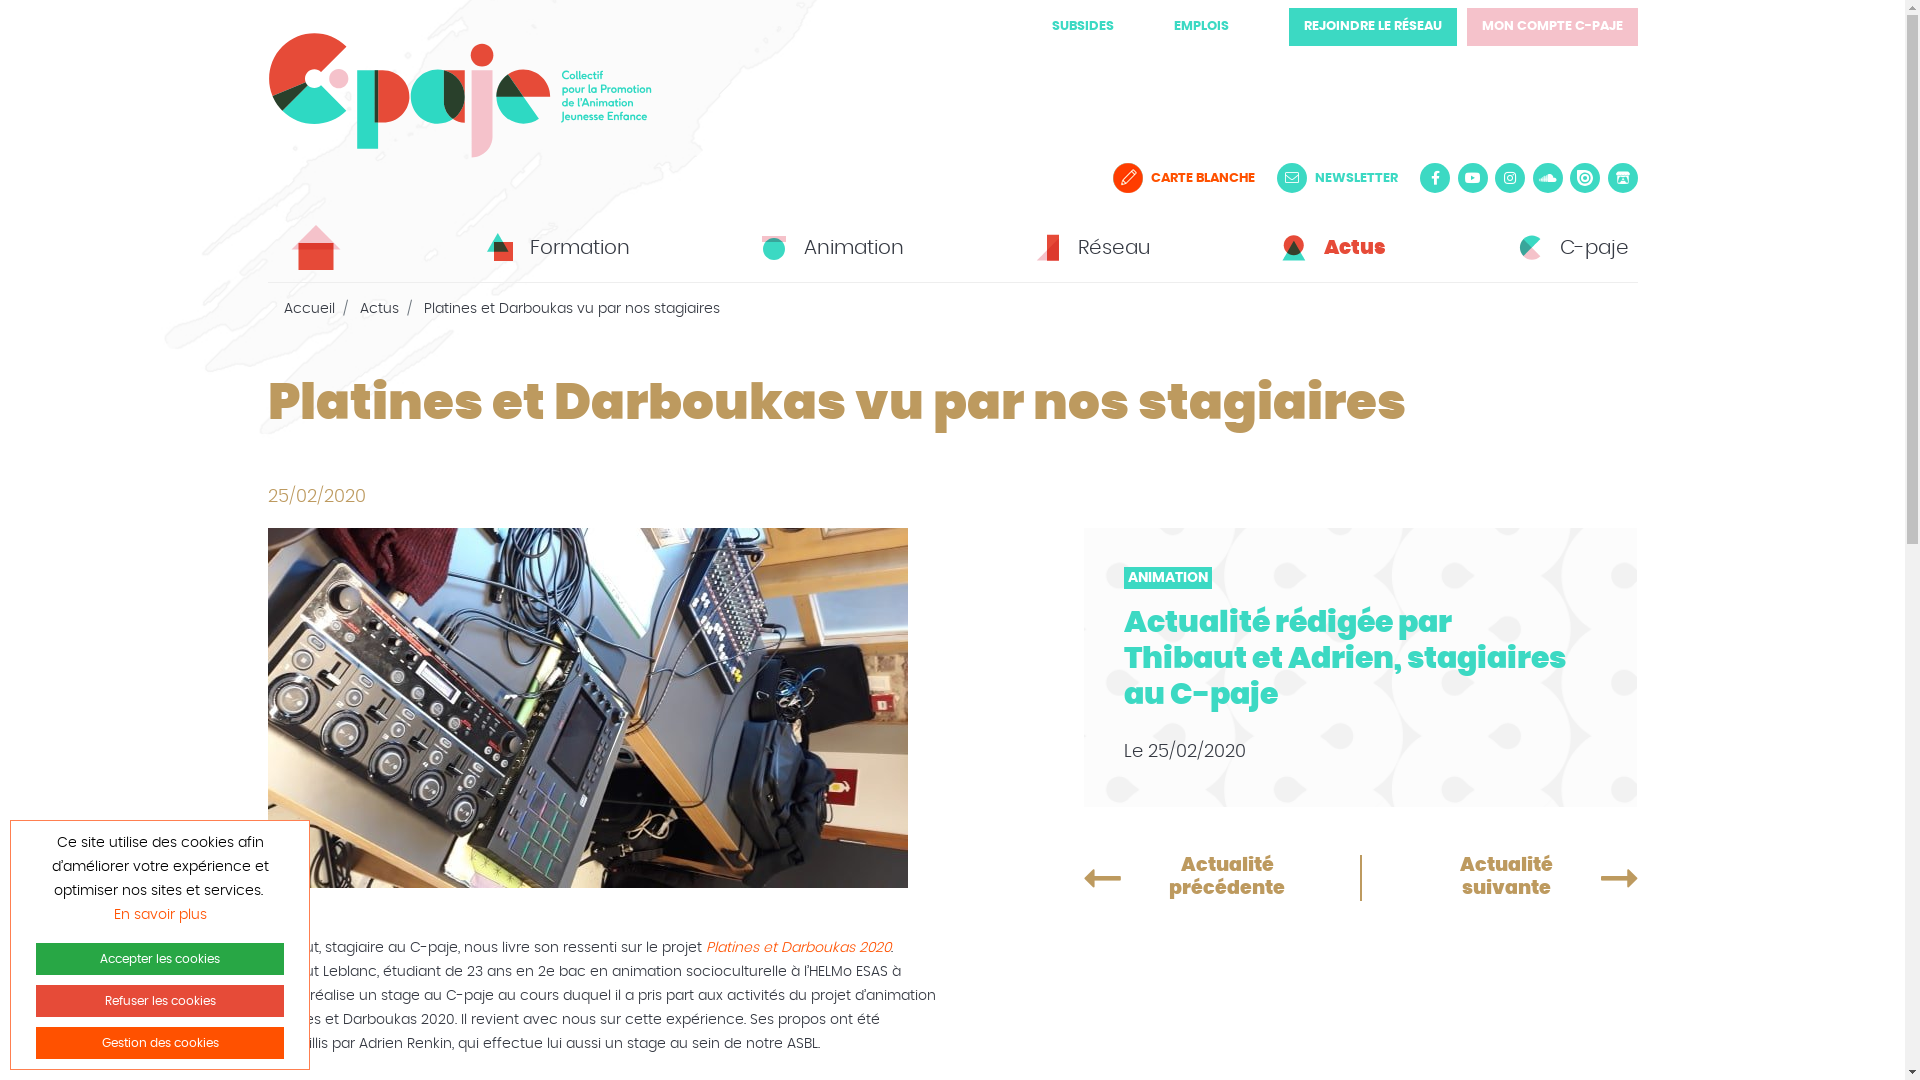 The height and width of the screenshot is (1080, 1920). What do you see at coordinates (160, 914) in the screenshot?
I see `'En savoir plus'` at bounding box center [160, 914].